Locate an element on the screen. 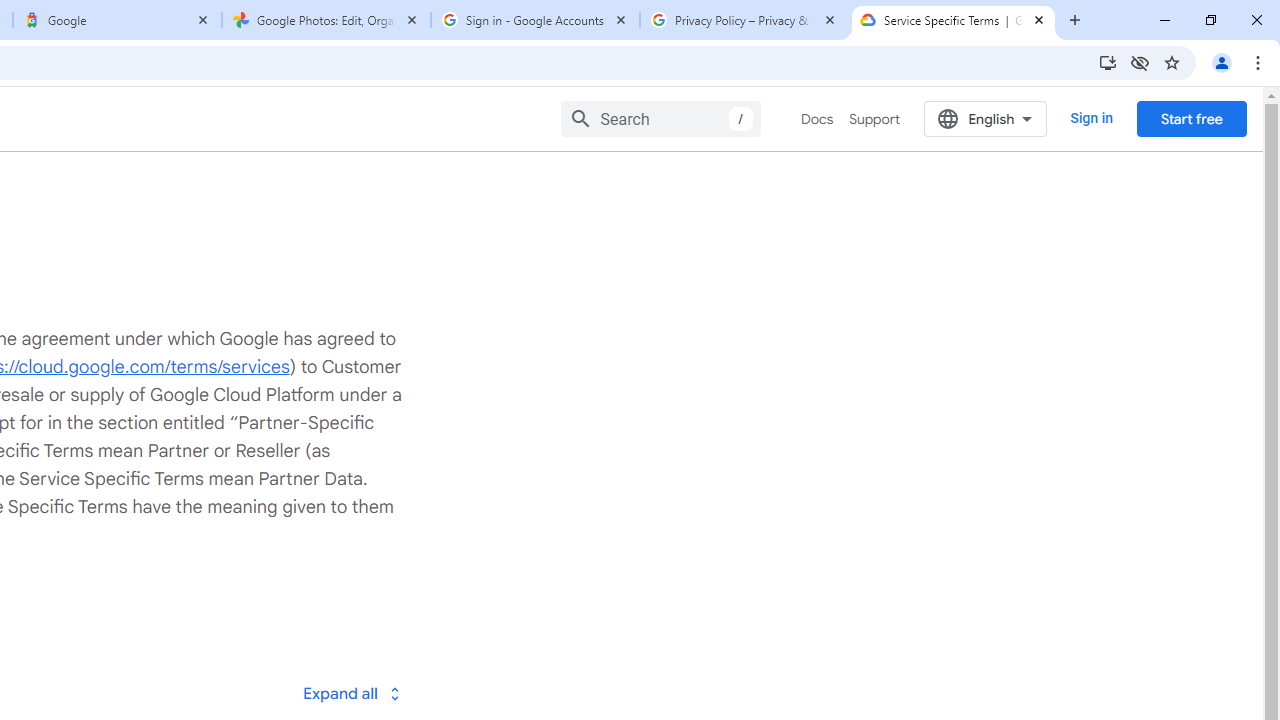  'Google' is located at coordinates (116, 20).